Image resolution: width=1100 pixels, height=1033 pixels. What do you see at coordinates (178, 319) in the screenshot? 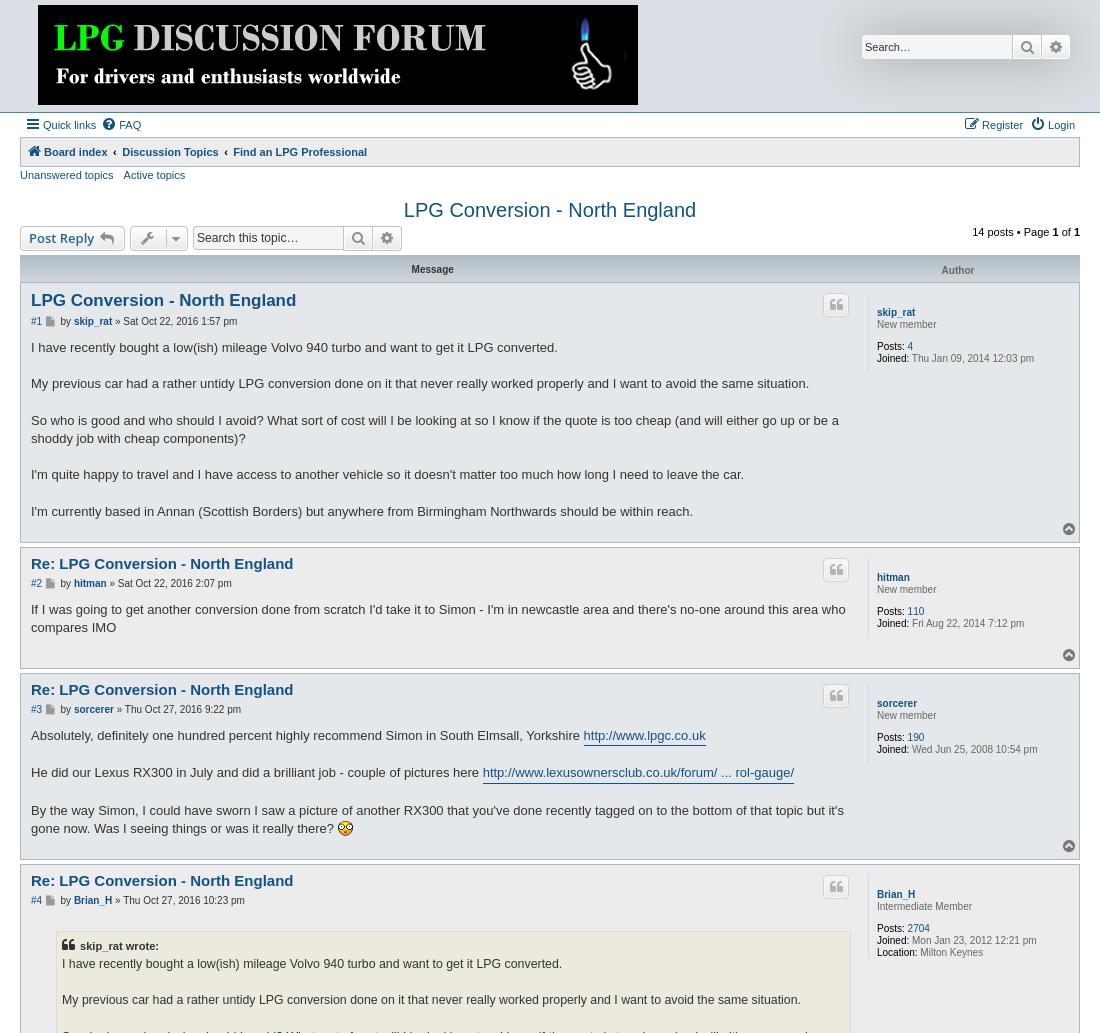
I see `'Sat Oct 22, 2016 1:57 pm'` at bounding box center [178, 319].